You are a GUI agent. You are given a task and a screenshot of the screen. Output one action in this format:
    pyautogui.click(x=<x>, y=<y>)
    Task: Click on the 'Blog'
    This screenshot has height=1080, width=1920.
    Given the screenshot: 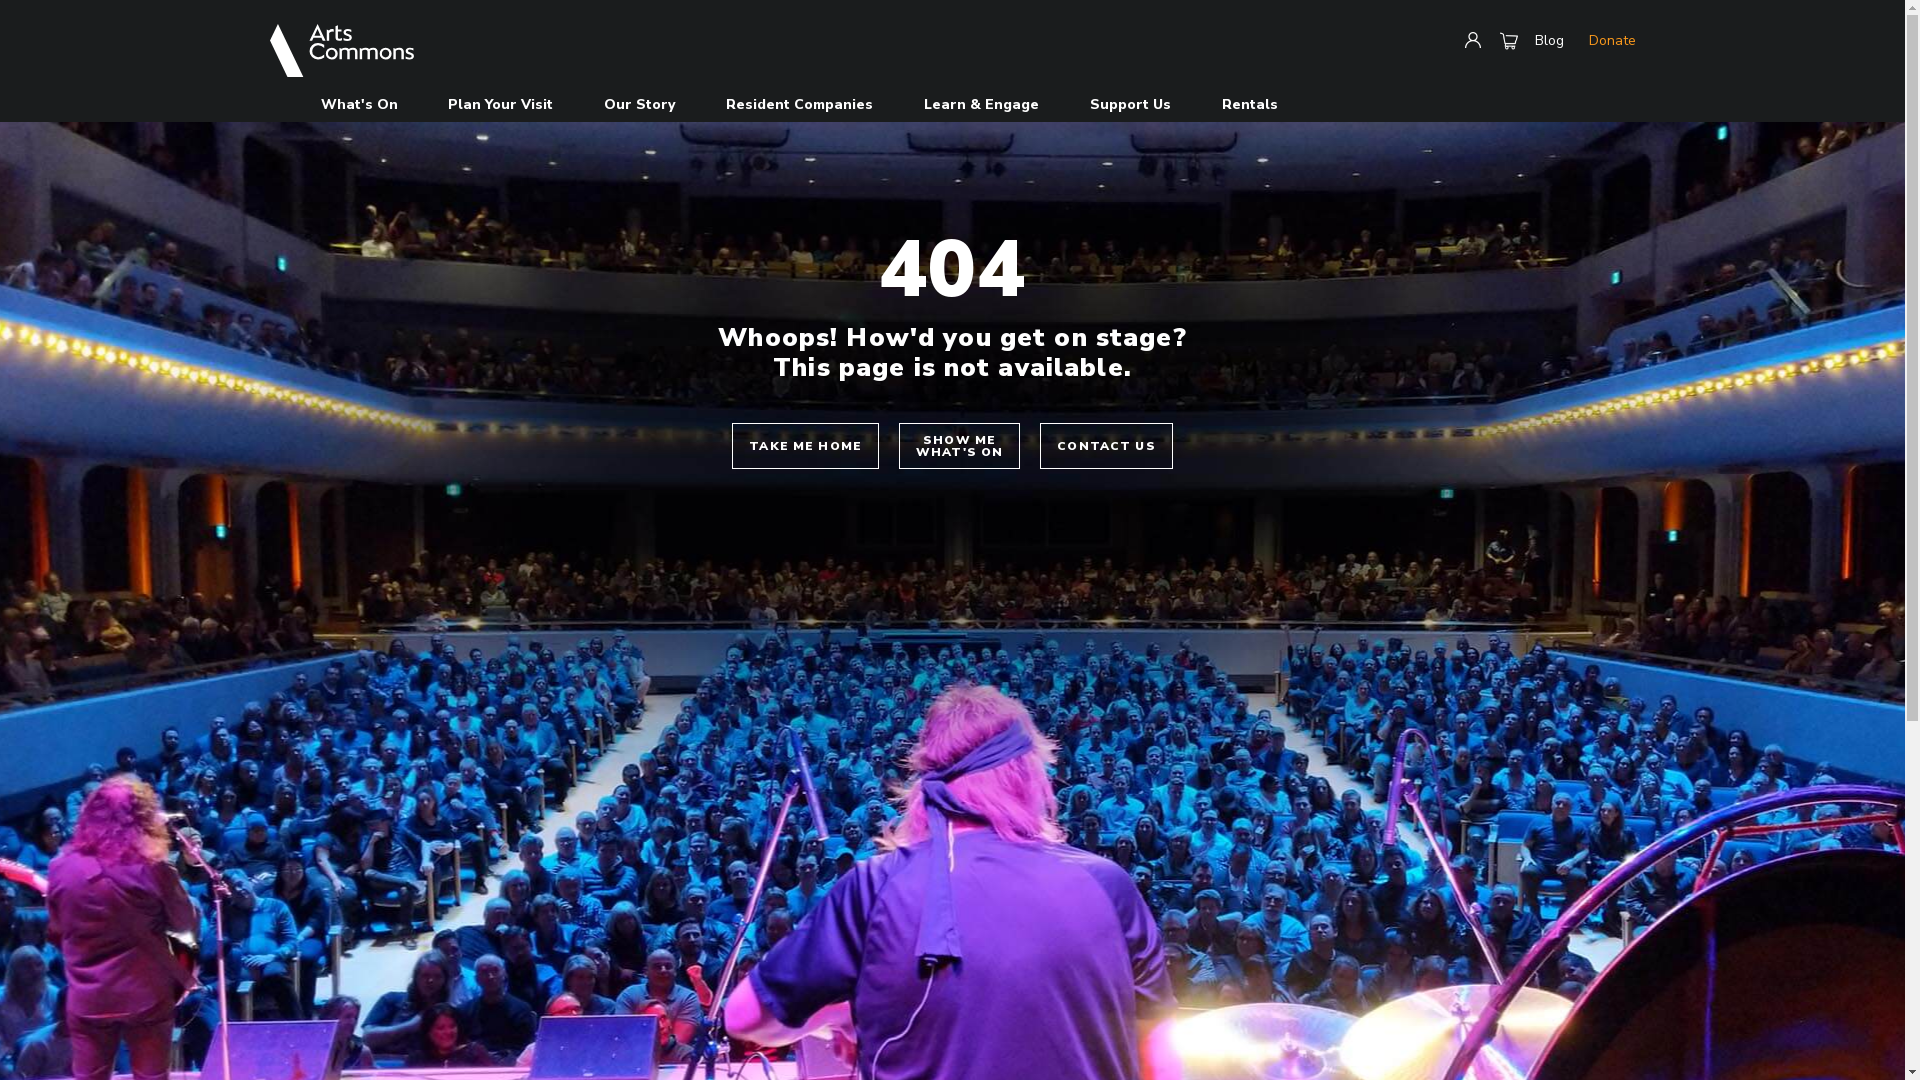 What is the action you would take?
    pyautogui.click(x=1548, y=41)
    